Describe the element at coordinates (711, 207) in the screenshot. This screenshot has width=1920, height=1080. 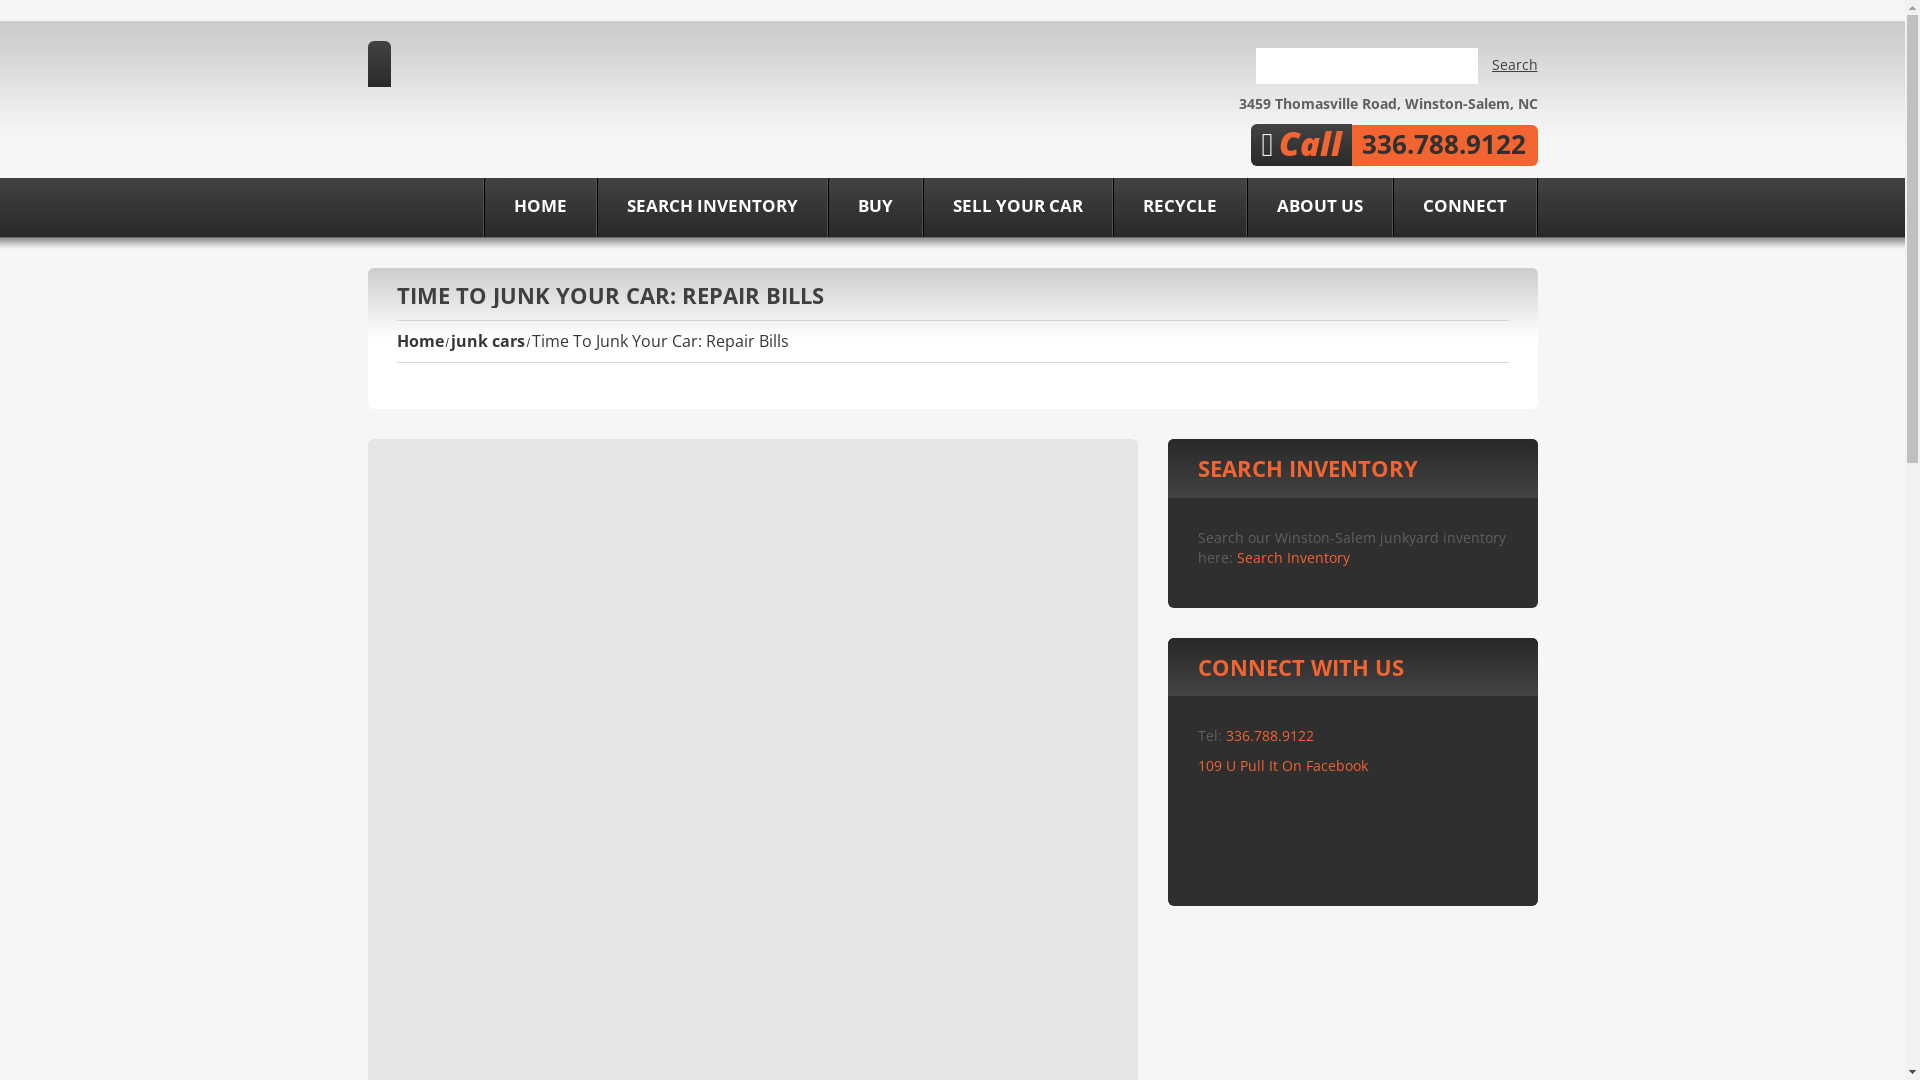
I see `'SEARCH INVENTORY'` at that location.